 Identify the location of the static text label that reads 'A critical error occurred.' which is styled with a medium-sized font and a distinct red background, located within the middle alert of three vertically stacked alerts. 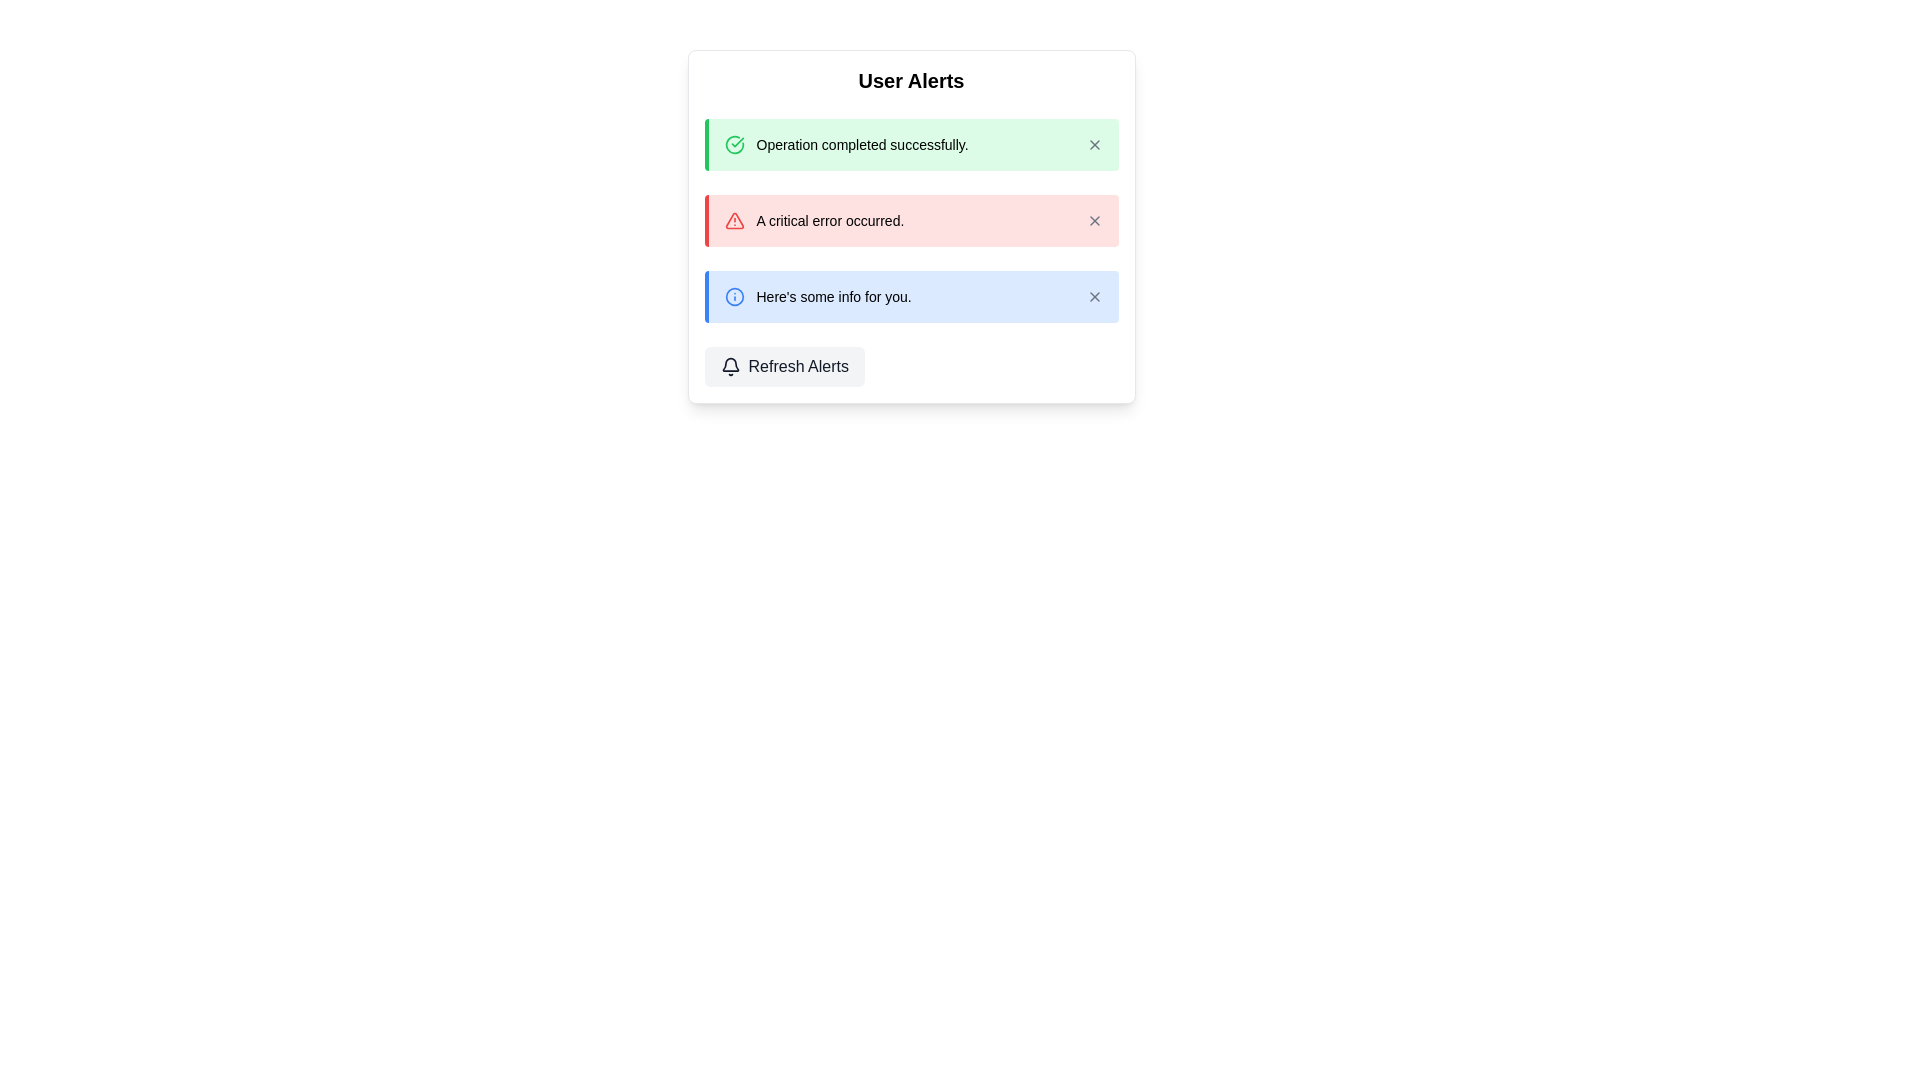
(830, 220).